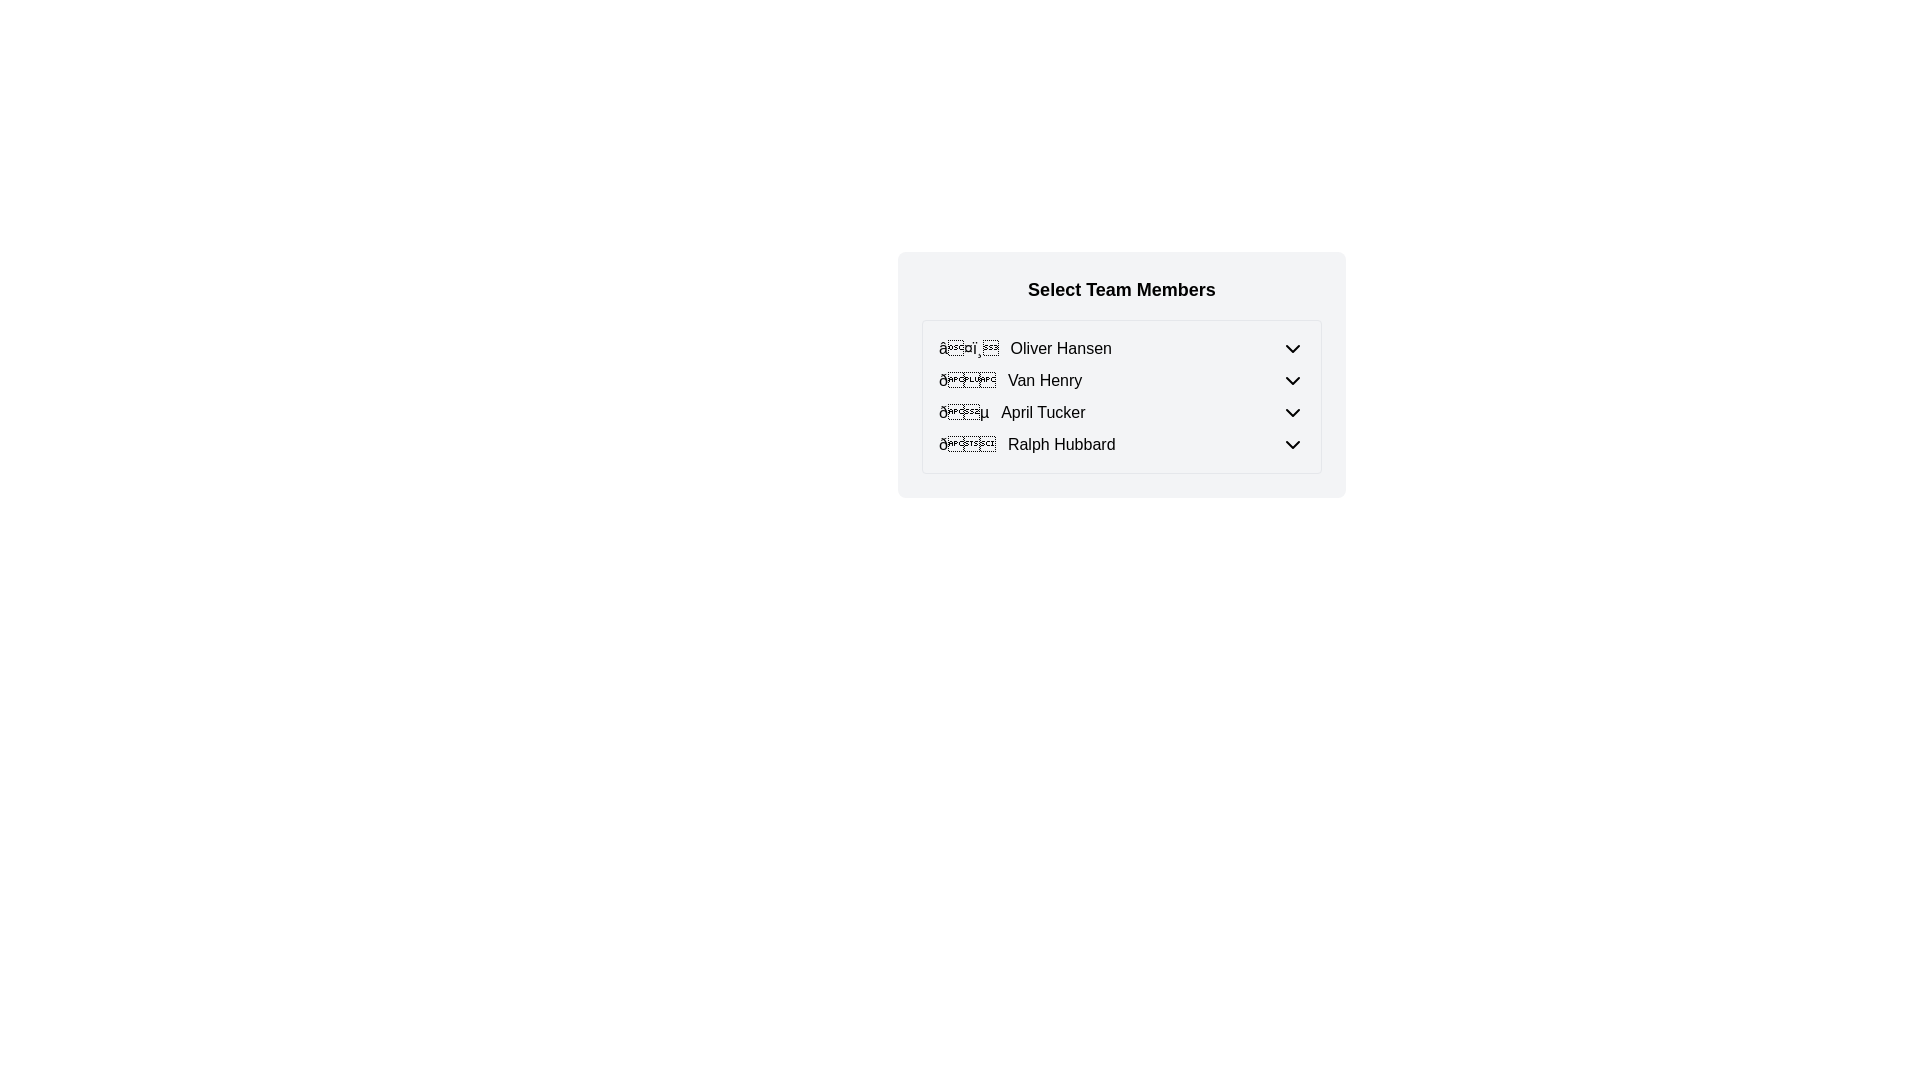  Describe the element at coordinates (1044, 381) in the screenshot. I see `the content of the text label displaying 'Van Henry', which is the second item in the team members list, positioned below 'Oliver Hansen'` at that location.